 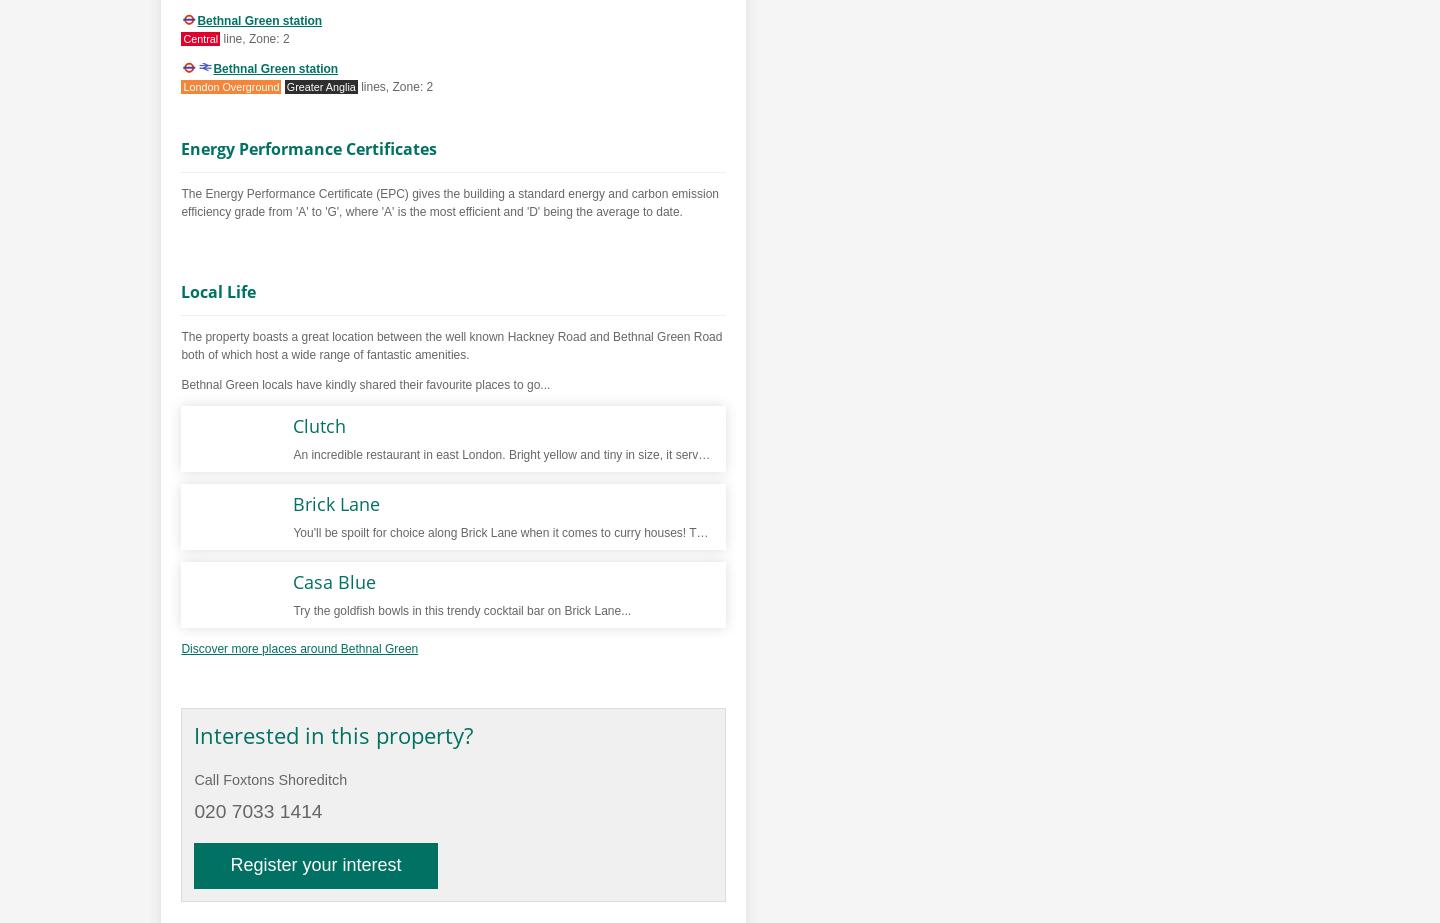 I want to click on 'Bethnal Green locals have kindly shared their favourite places to go...', so click(x=364, y=384).